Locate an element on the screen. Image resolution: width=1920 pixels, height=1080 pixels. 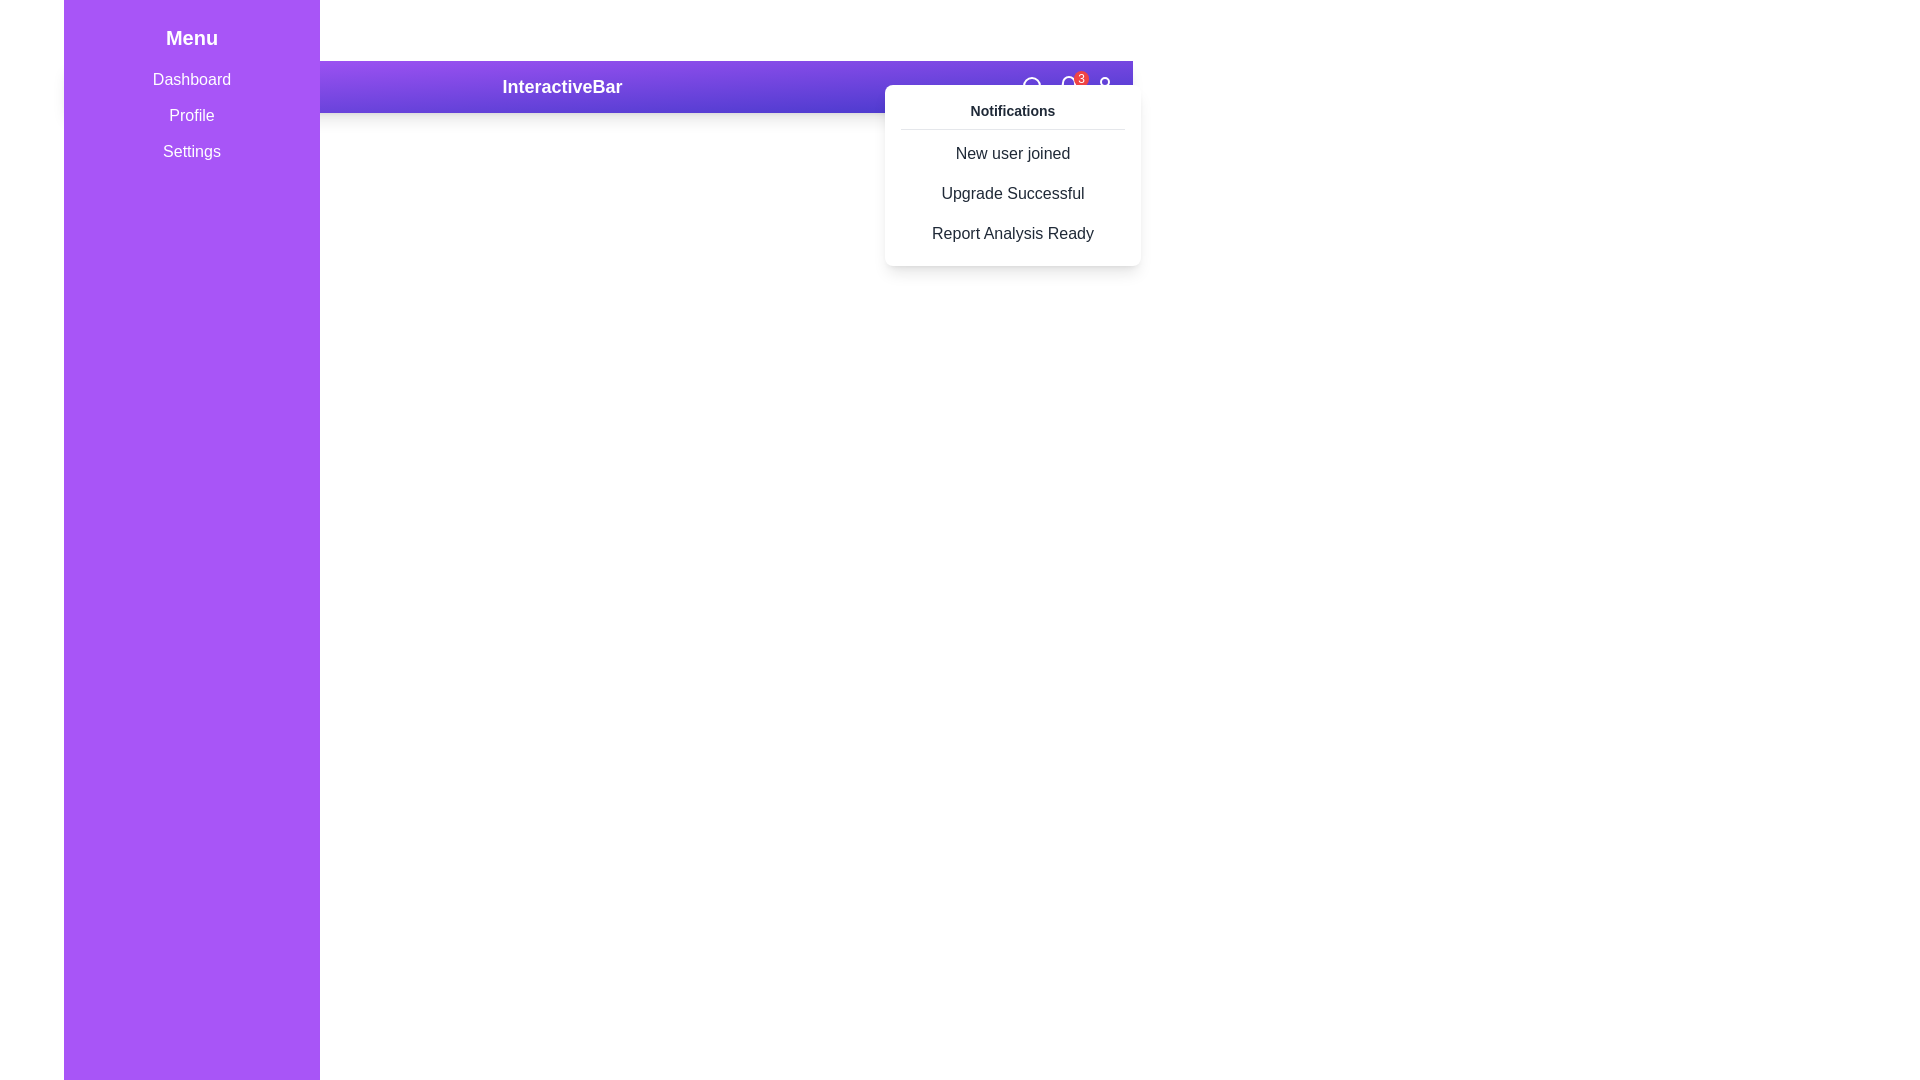
the second menu item in the sidebar, located below 'Dashboard' and above 'Settings' is located at coordinates (192, 115).